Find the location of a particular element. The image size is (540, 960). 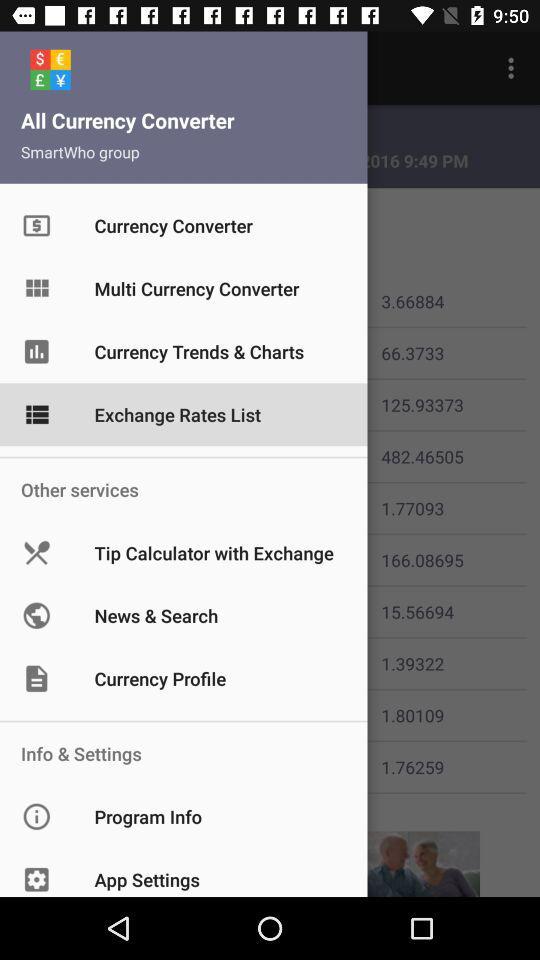

the option which is left to the text exchange rates list is located at coordinates (54, 404).